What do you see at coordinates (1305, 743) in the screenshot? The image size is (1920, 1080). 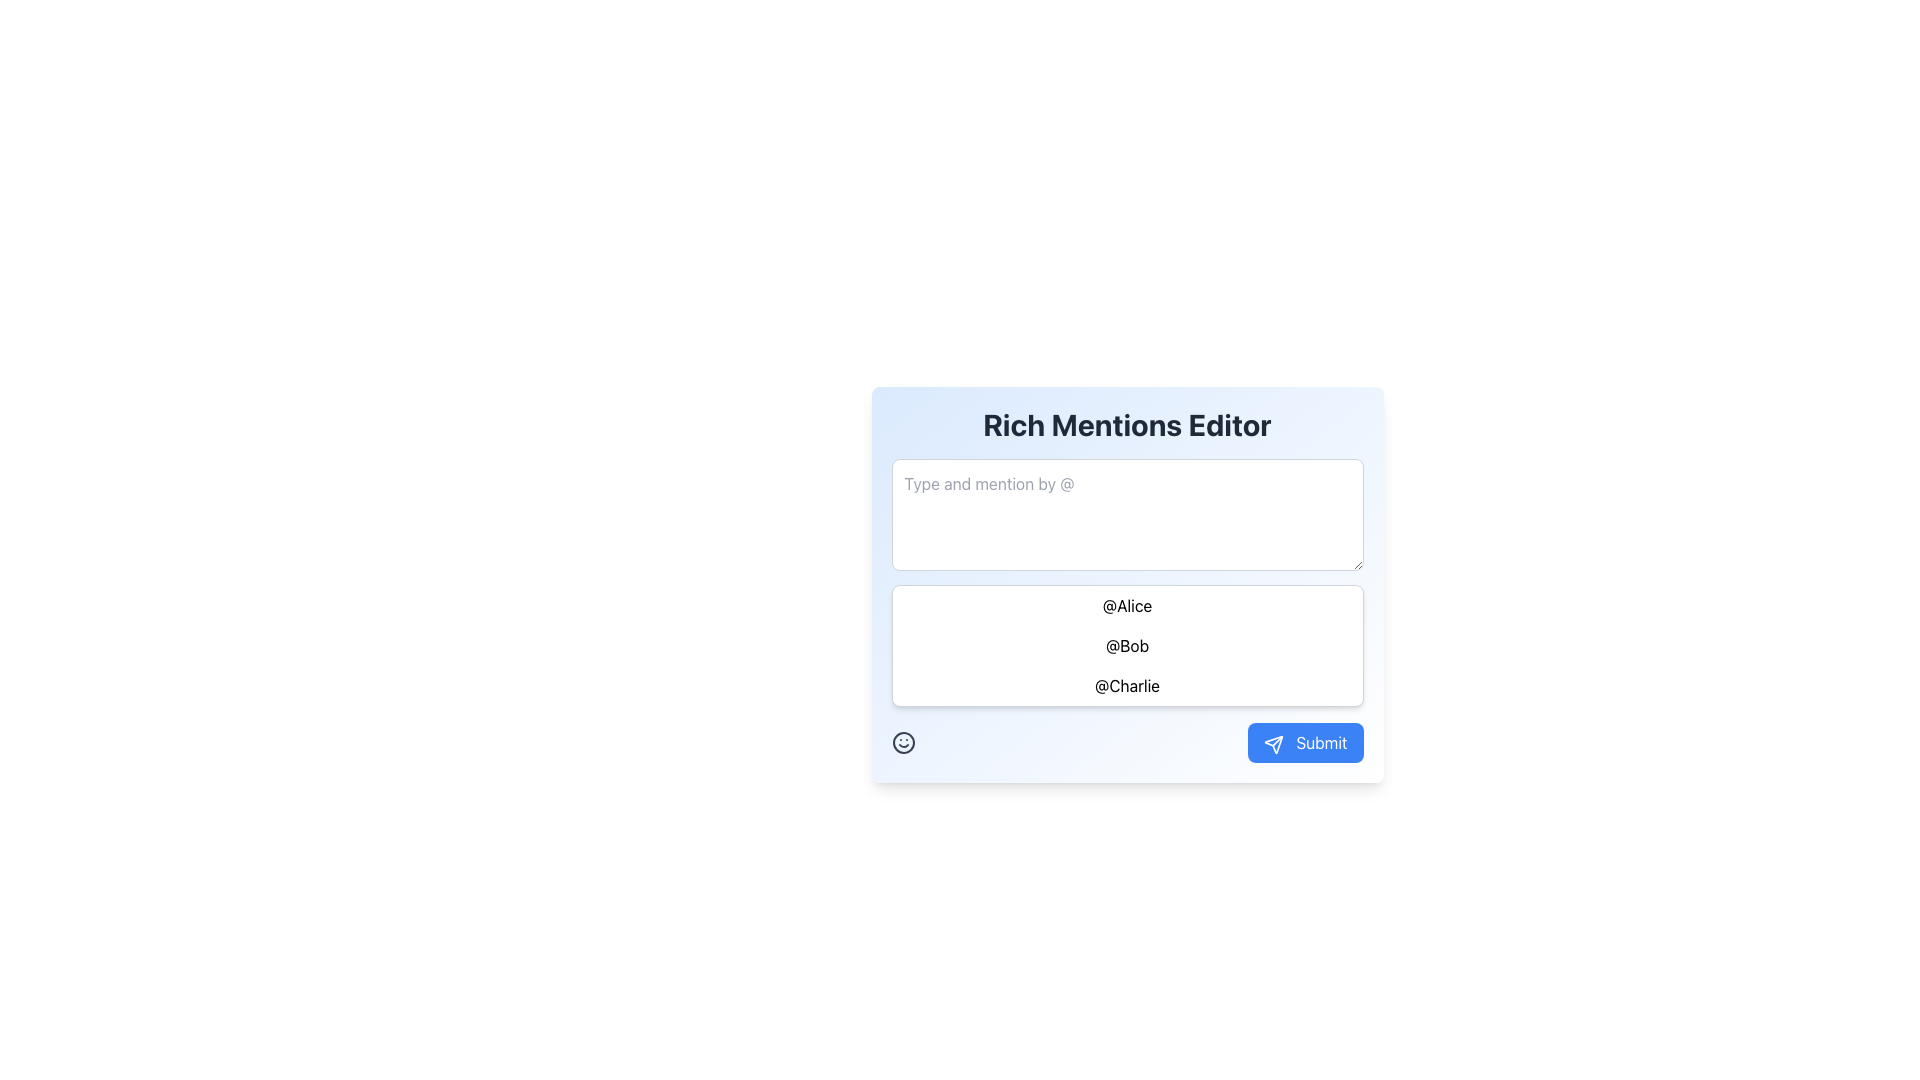 I see `the 'Submit' button with a blue background and a paper airplane icon to trigger a visual or tooltip effect` at bounding box center [1305, 743].